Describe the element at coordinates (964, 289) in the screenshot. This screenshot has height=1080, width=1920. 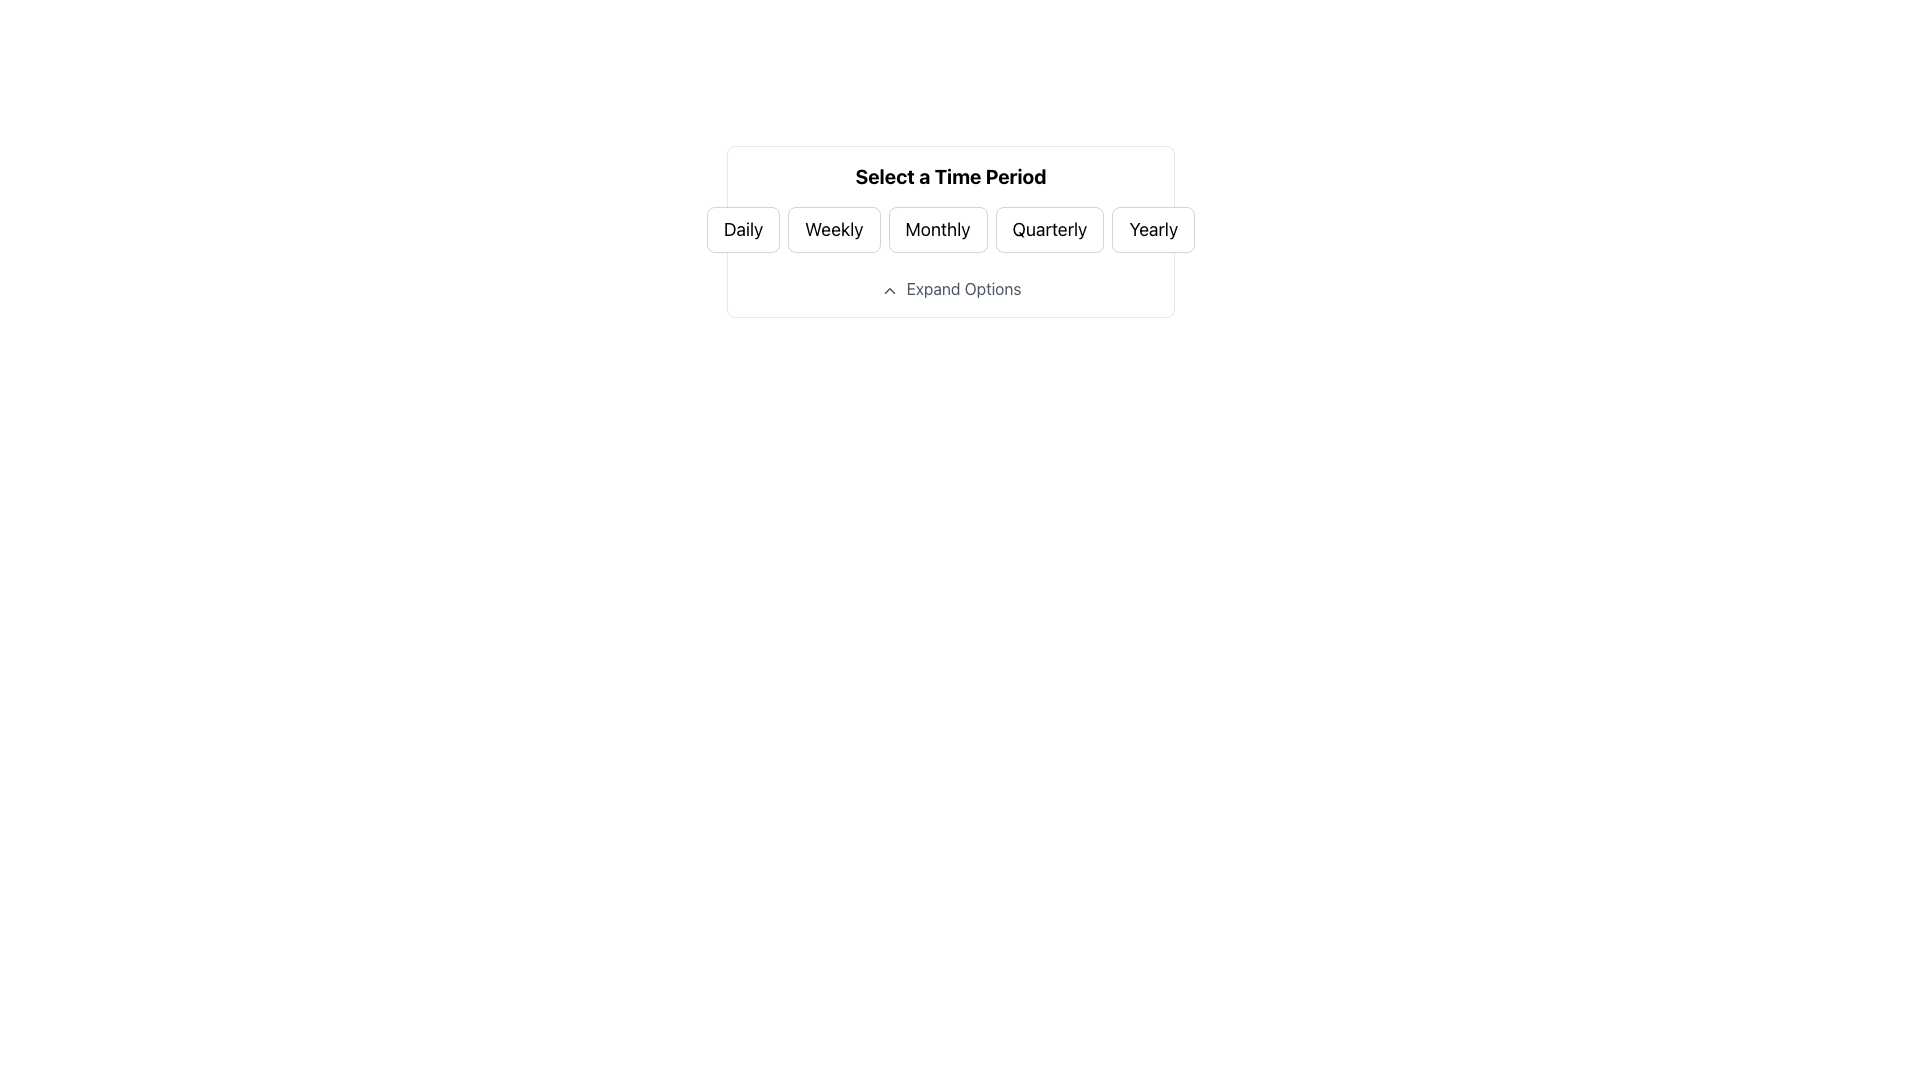
I see `the text label that says 'Expand Options', which is styled with medium-sized gray text and located directly beneath the time period selection buttons` at that location.